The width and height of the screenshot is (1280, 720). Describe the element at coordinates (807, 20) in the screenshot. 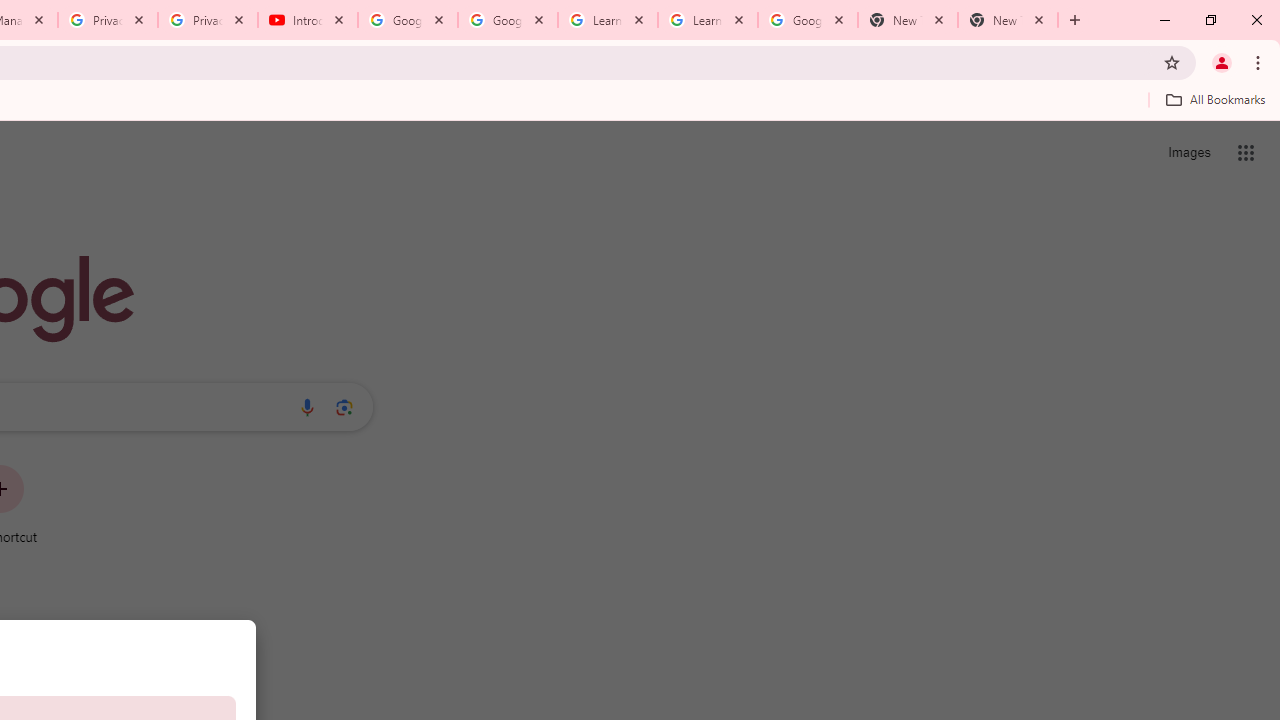

I see `'Google Account'` at that location.